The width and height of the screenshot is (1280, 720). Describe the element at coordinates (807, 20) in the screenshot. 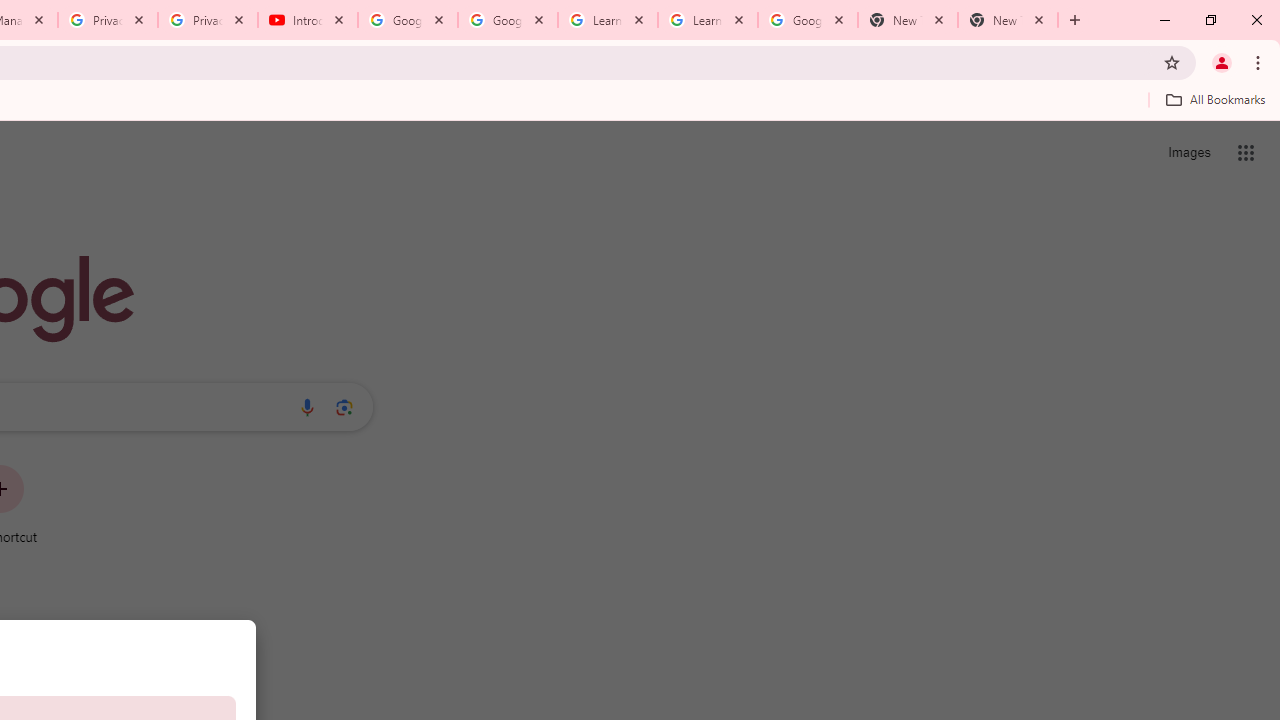

I see `'Google Account'` at that location.